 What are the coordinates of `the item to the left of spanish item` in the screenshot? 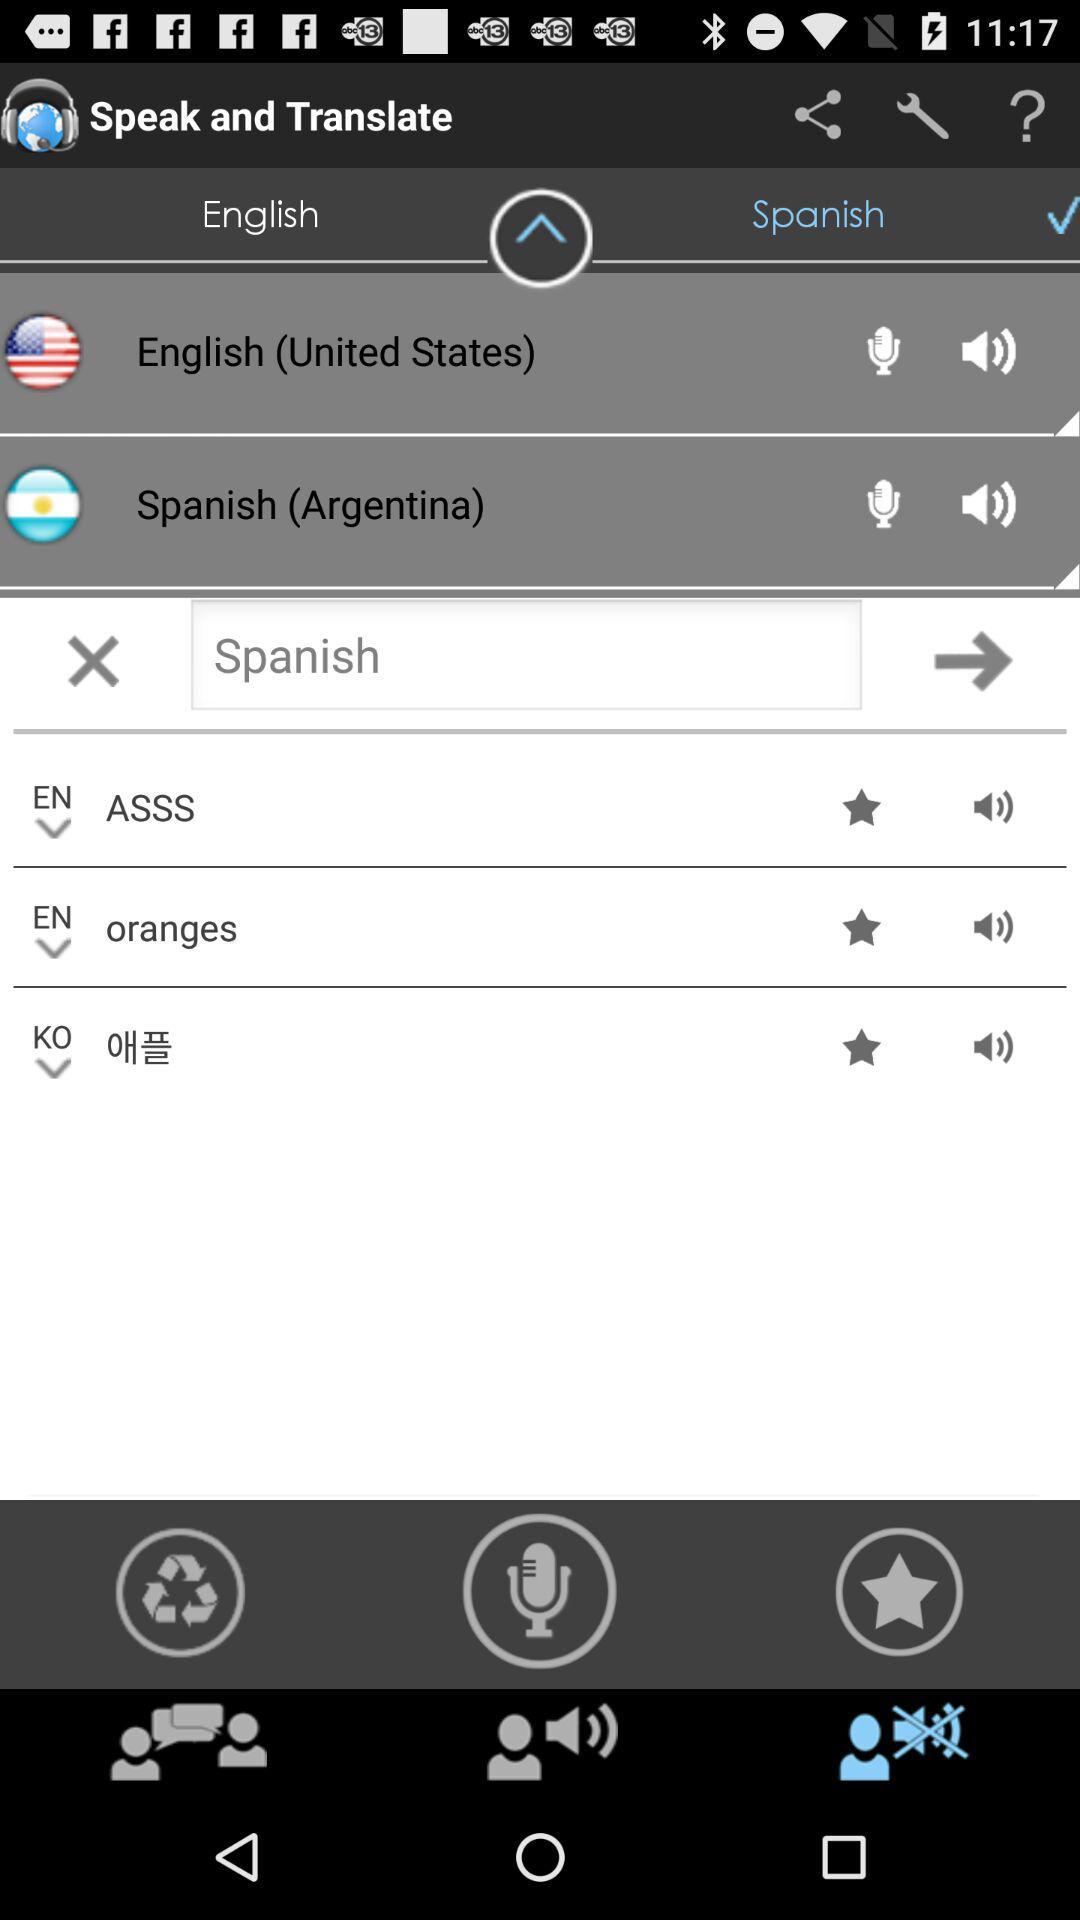 It's located at (540, 239).